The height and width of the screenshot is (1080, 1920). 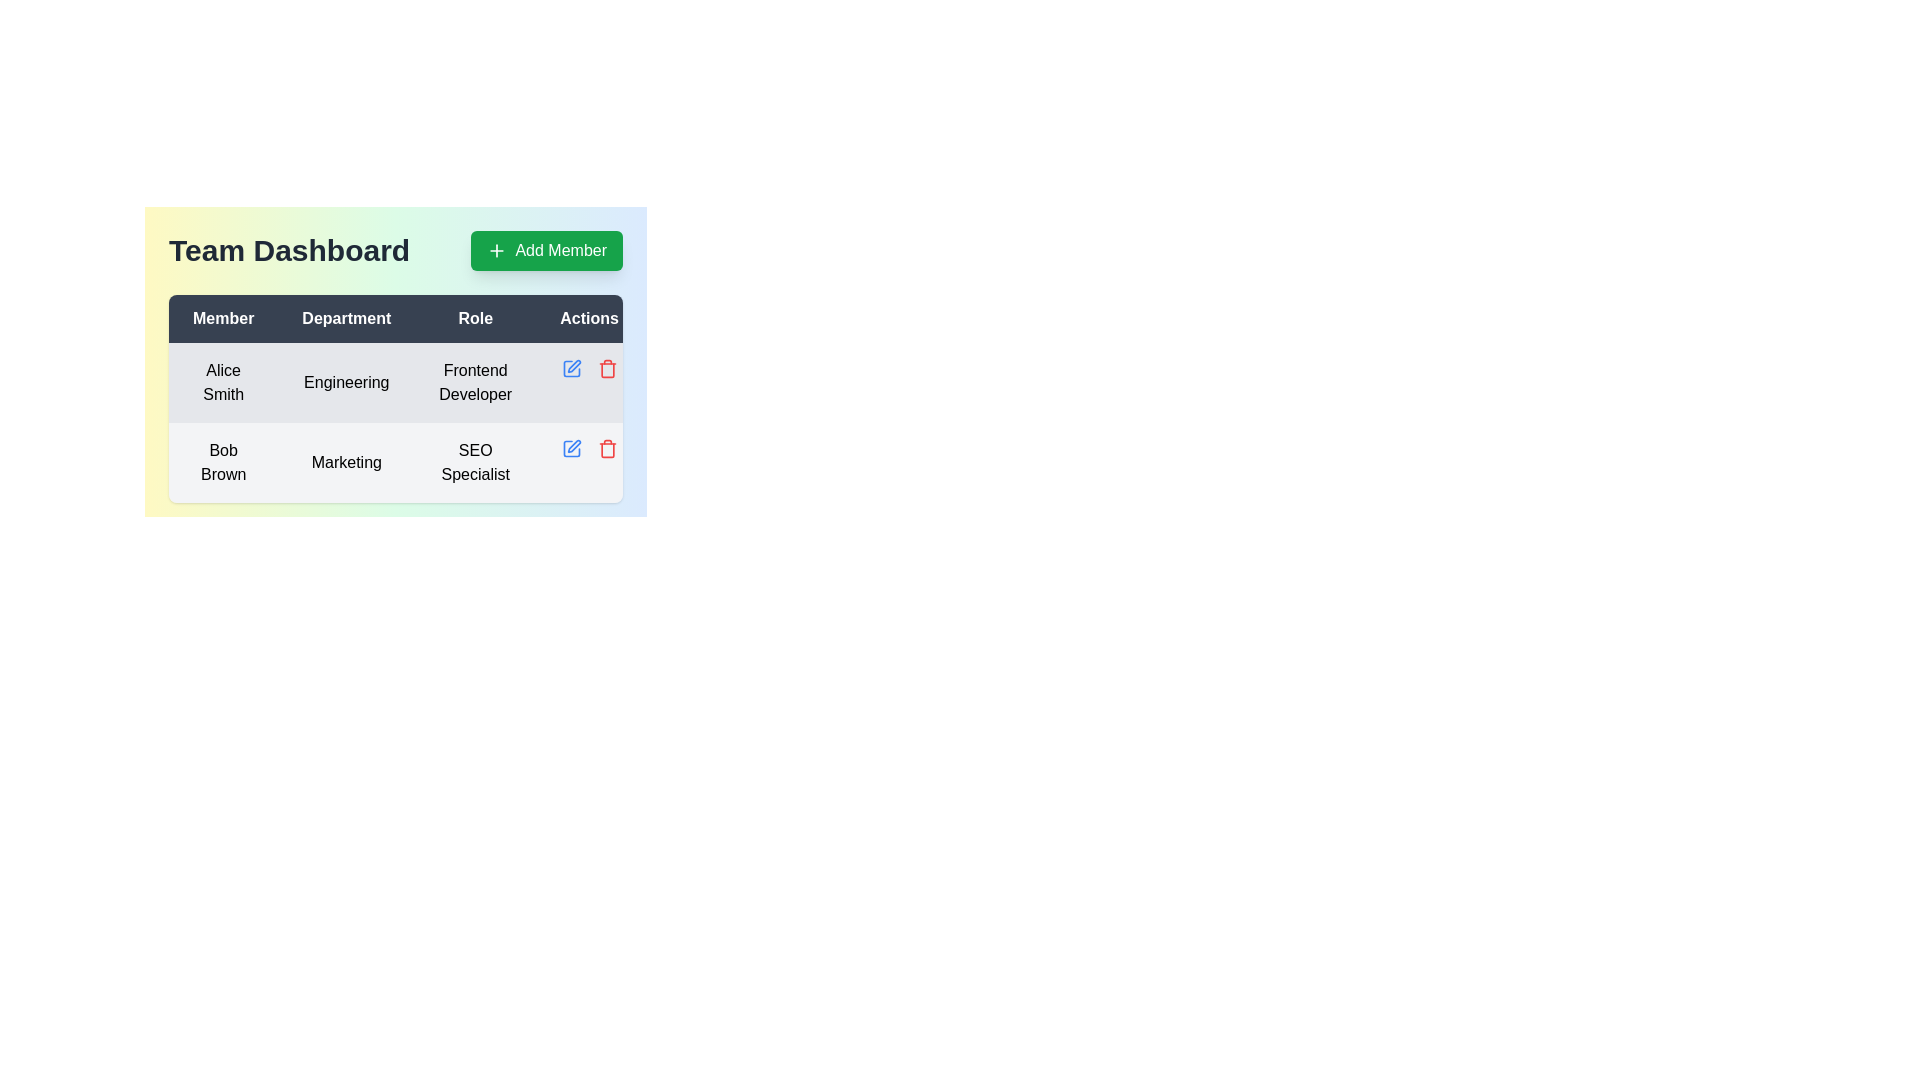 I want to click on the text element displaying 'Bob Brown' in the first cell of the second row of the table, which is styled in black font on a light-gray background, so click(x=223, y=462).